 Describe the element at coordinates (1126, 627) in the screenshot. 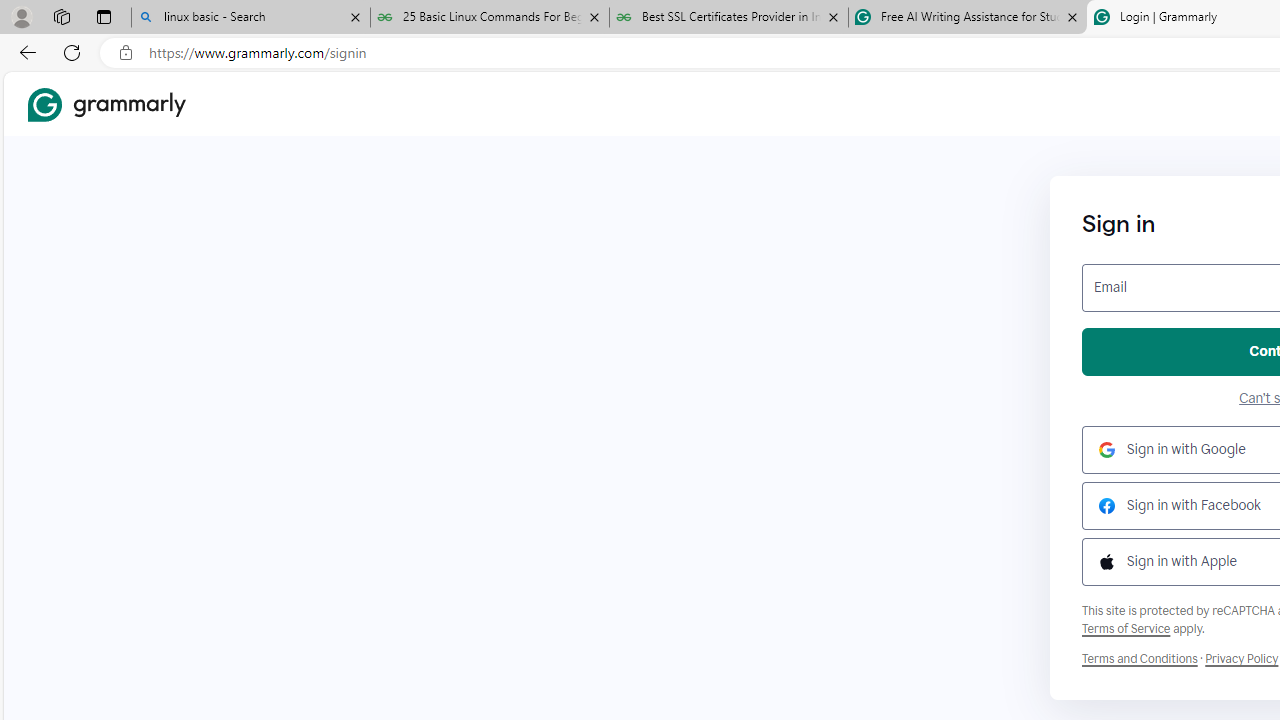

I see `'Google Terms of Service'` at that location.